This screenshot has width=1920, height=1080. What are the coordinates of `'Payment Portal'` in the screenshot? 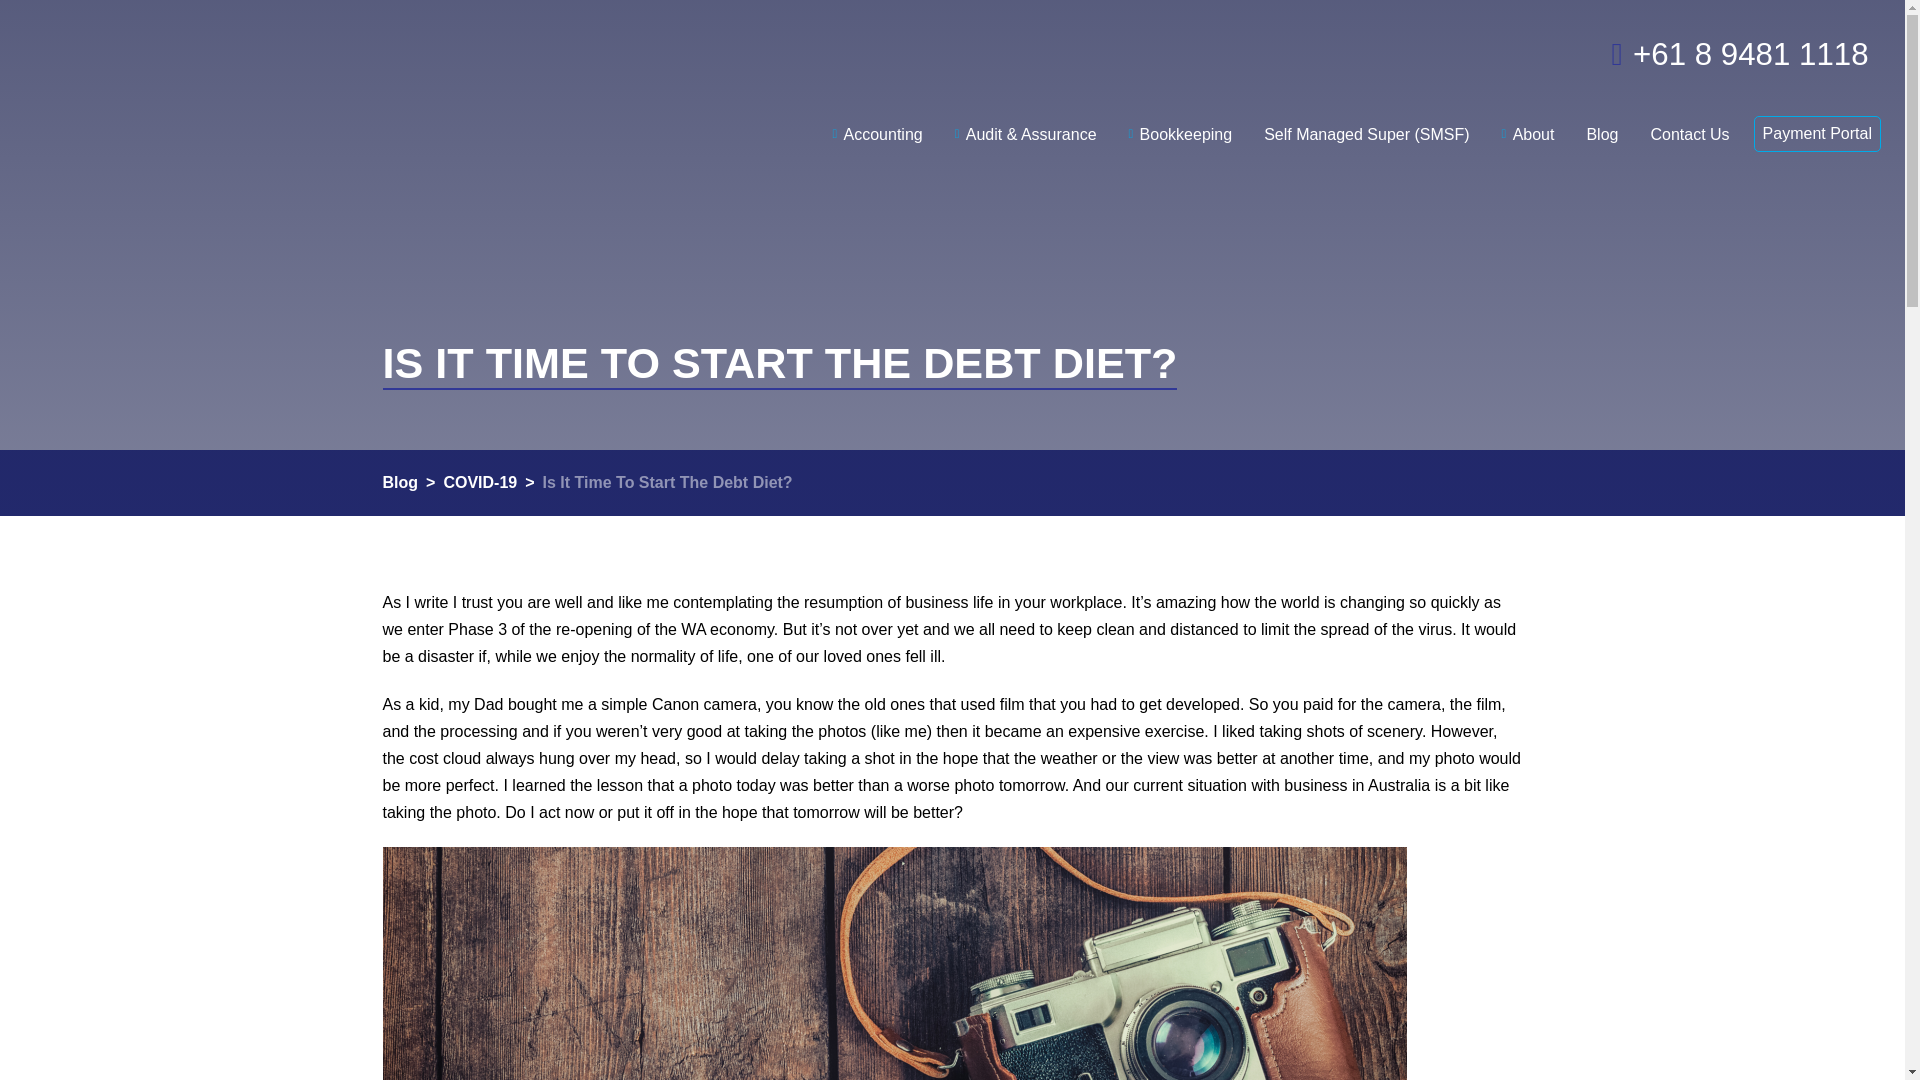 It's located at (1817, 134).